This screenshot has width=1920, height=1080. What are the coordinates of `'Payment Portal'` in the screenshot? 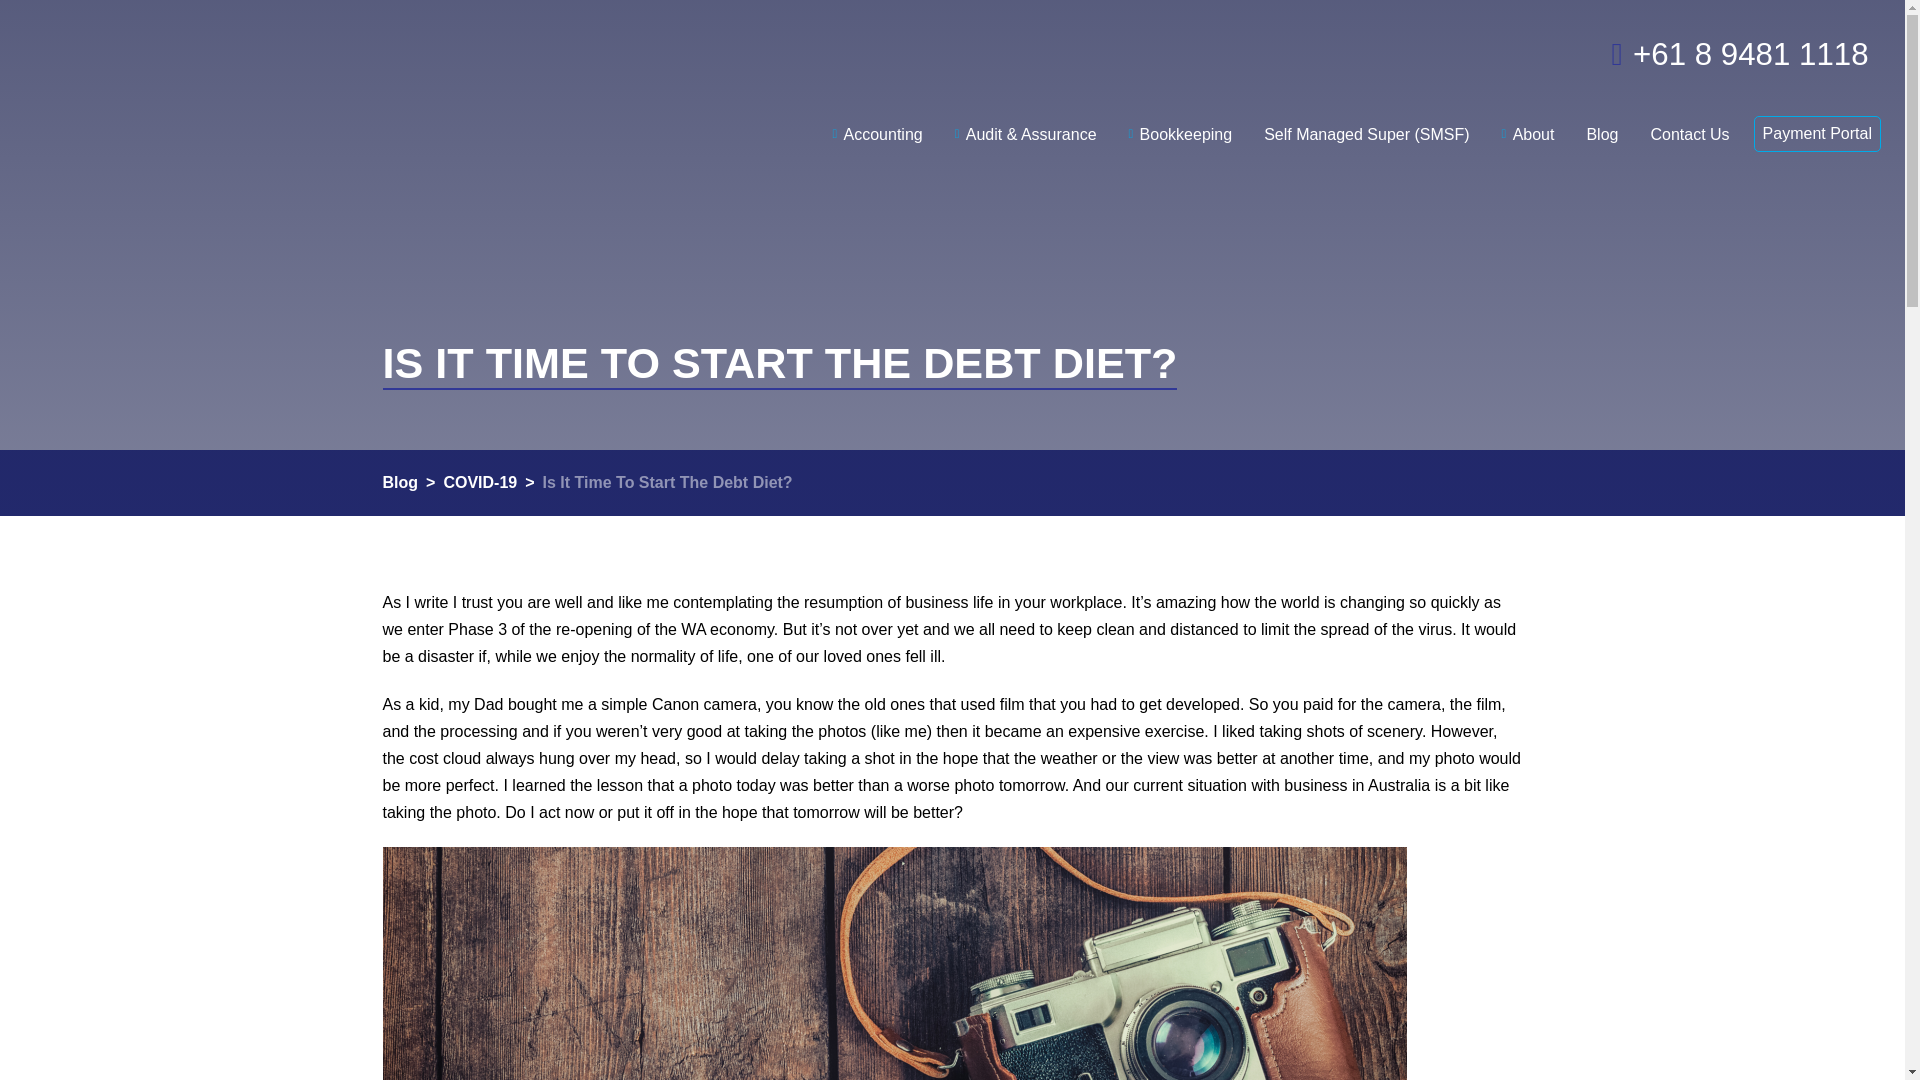 It's located at (1817, 134).